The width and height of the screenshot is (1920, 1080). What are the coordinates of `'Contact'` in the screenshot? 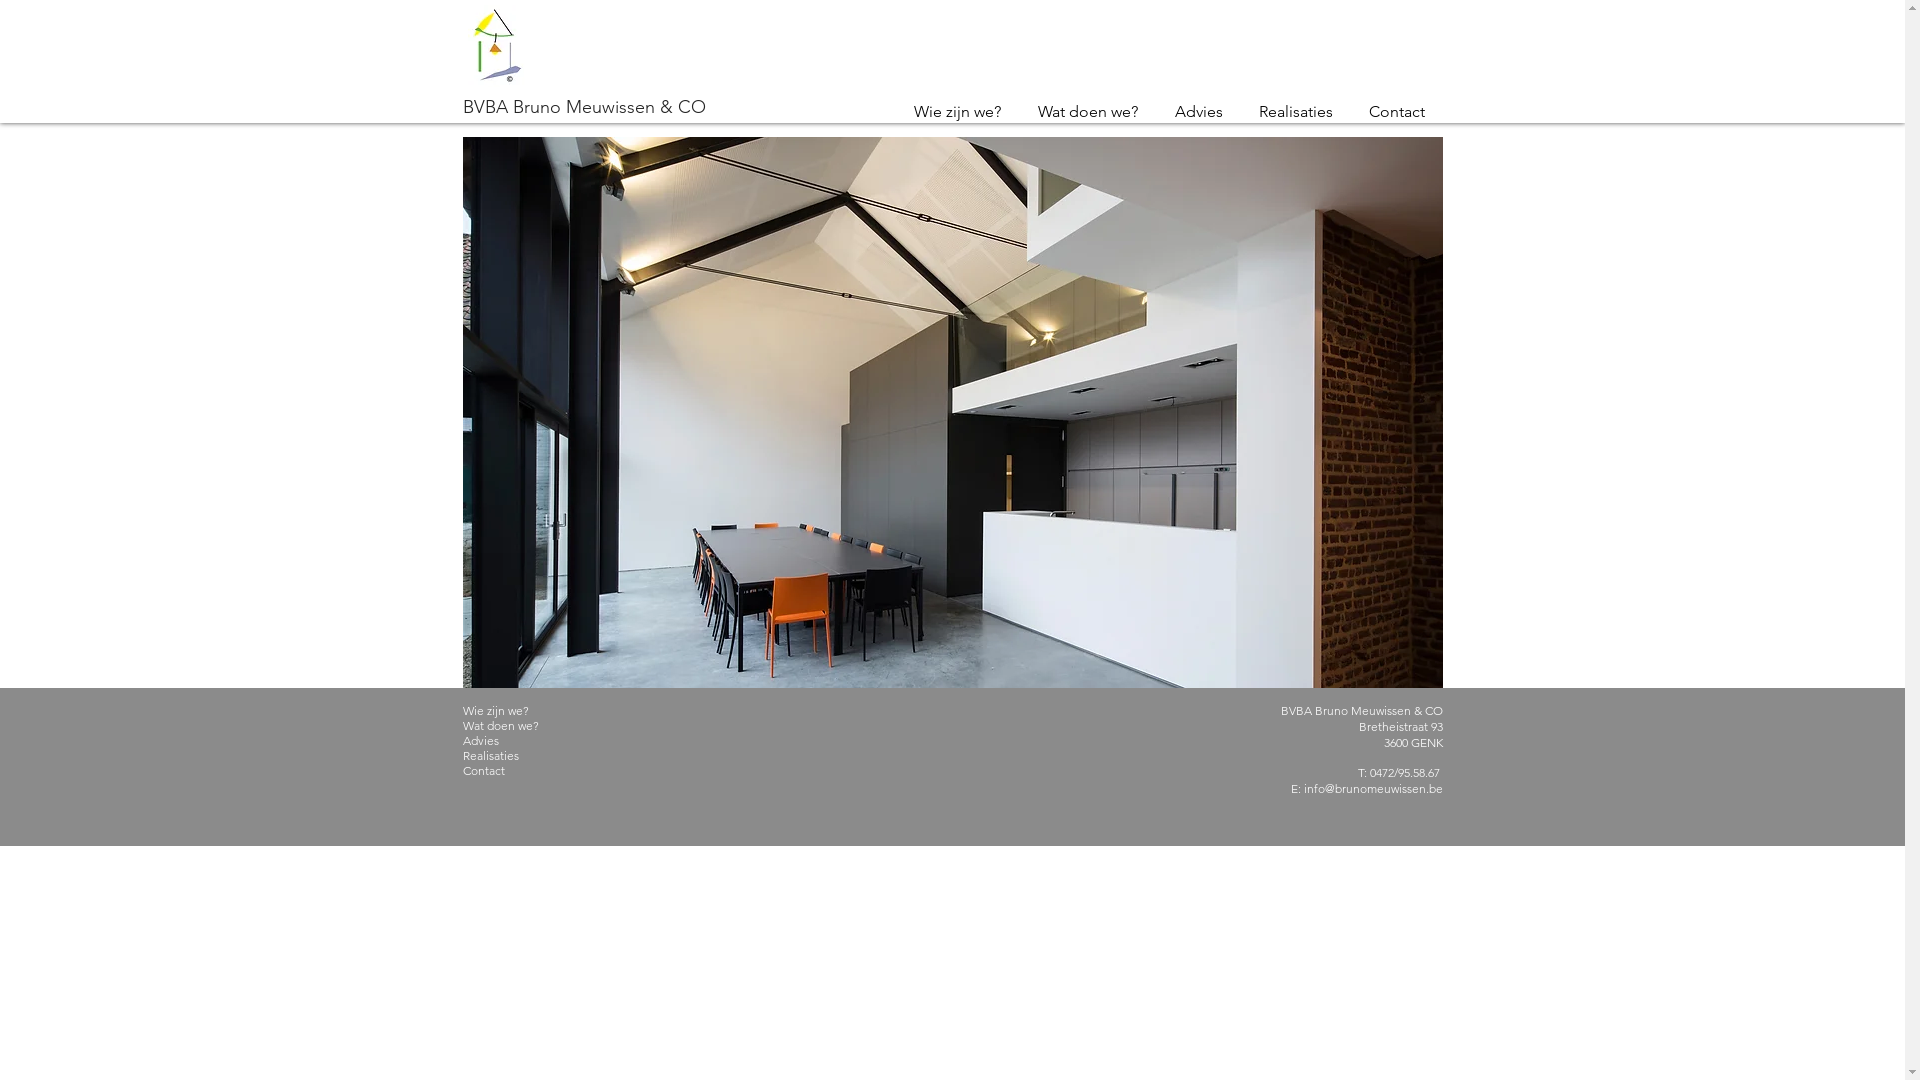 It's located at (528, 769).